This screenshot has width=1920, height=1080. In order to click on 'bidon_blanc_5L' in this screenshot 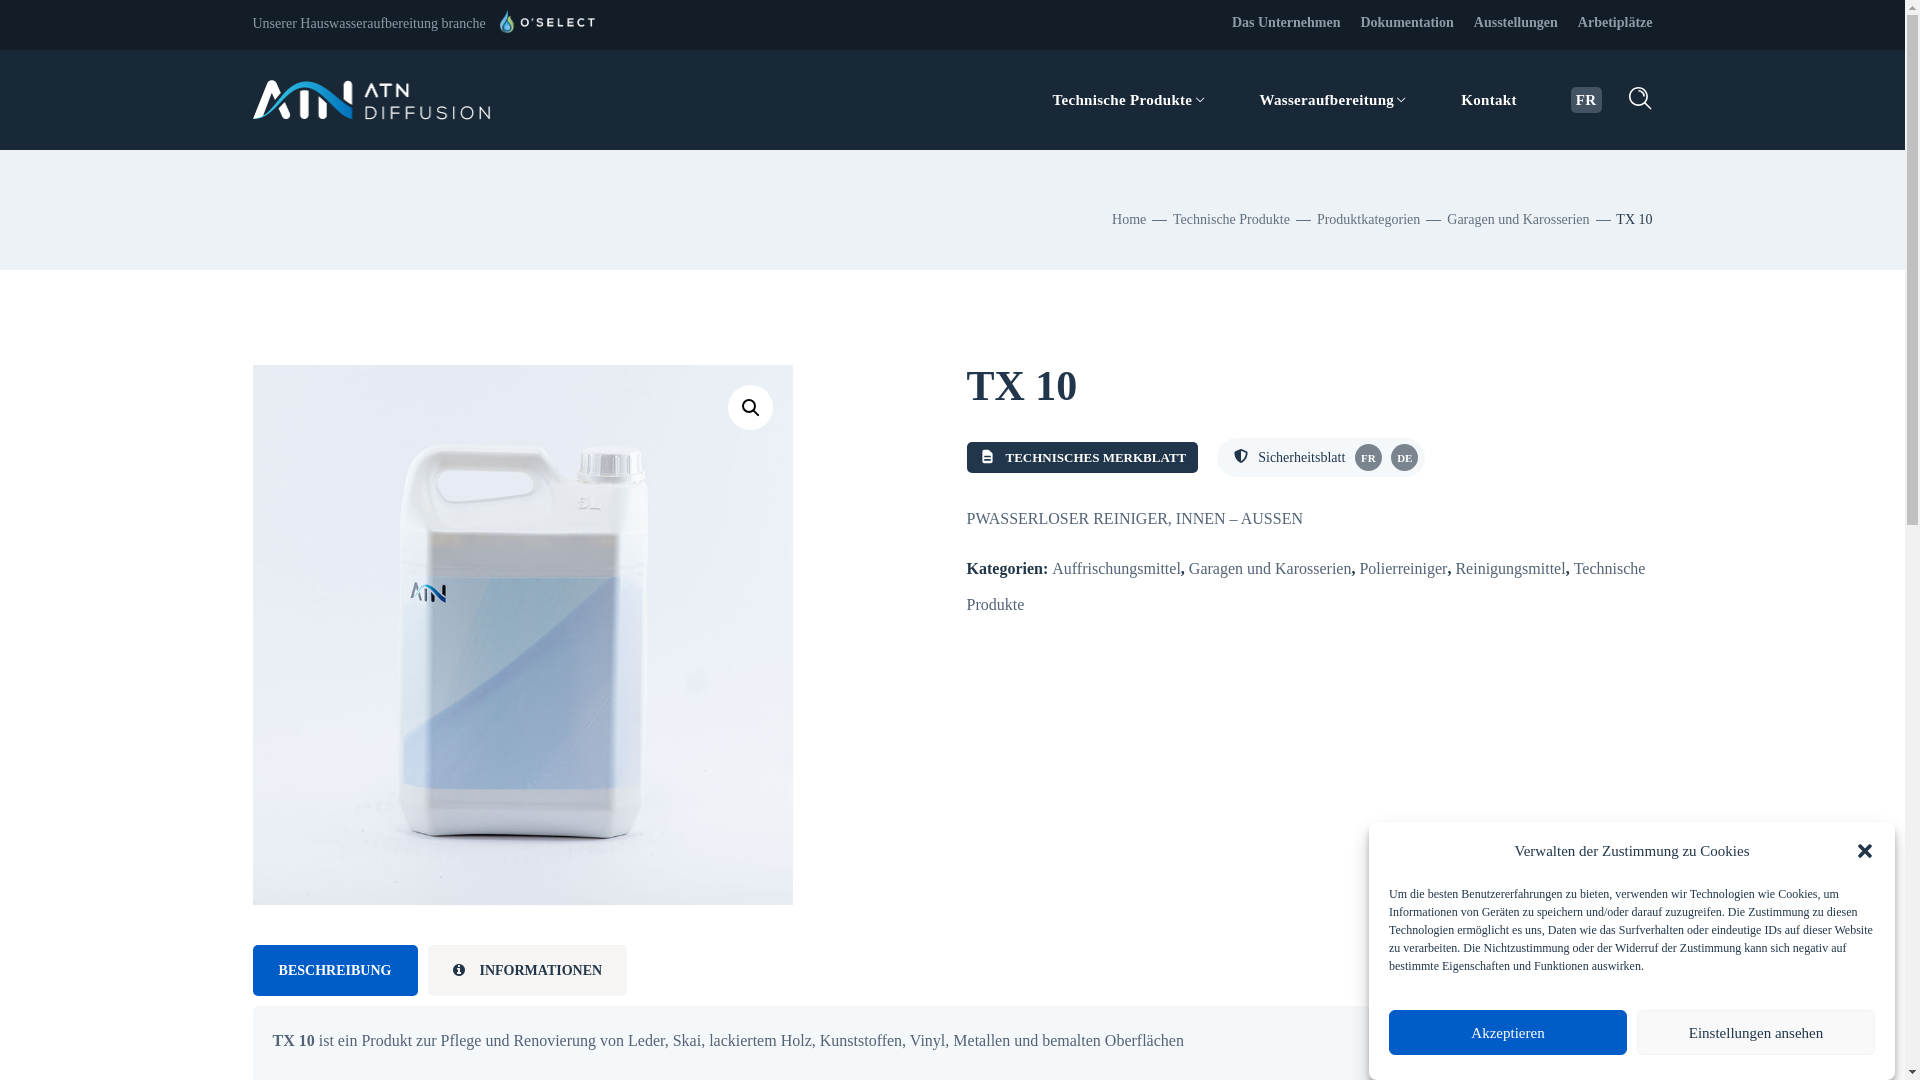, I will do `click(522, 635)`.